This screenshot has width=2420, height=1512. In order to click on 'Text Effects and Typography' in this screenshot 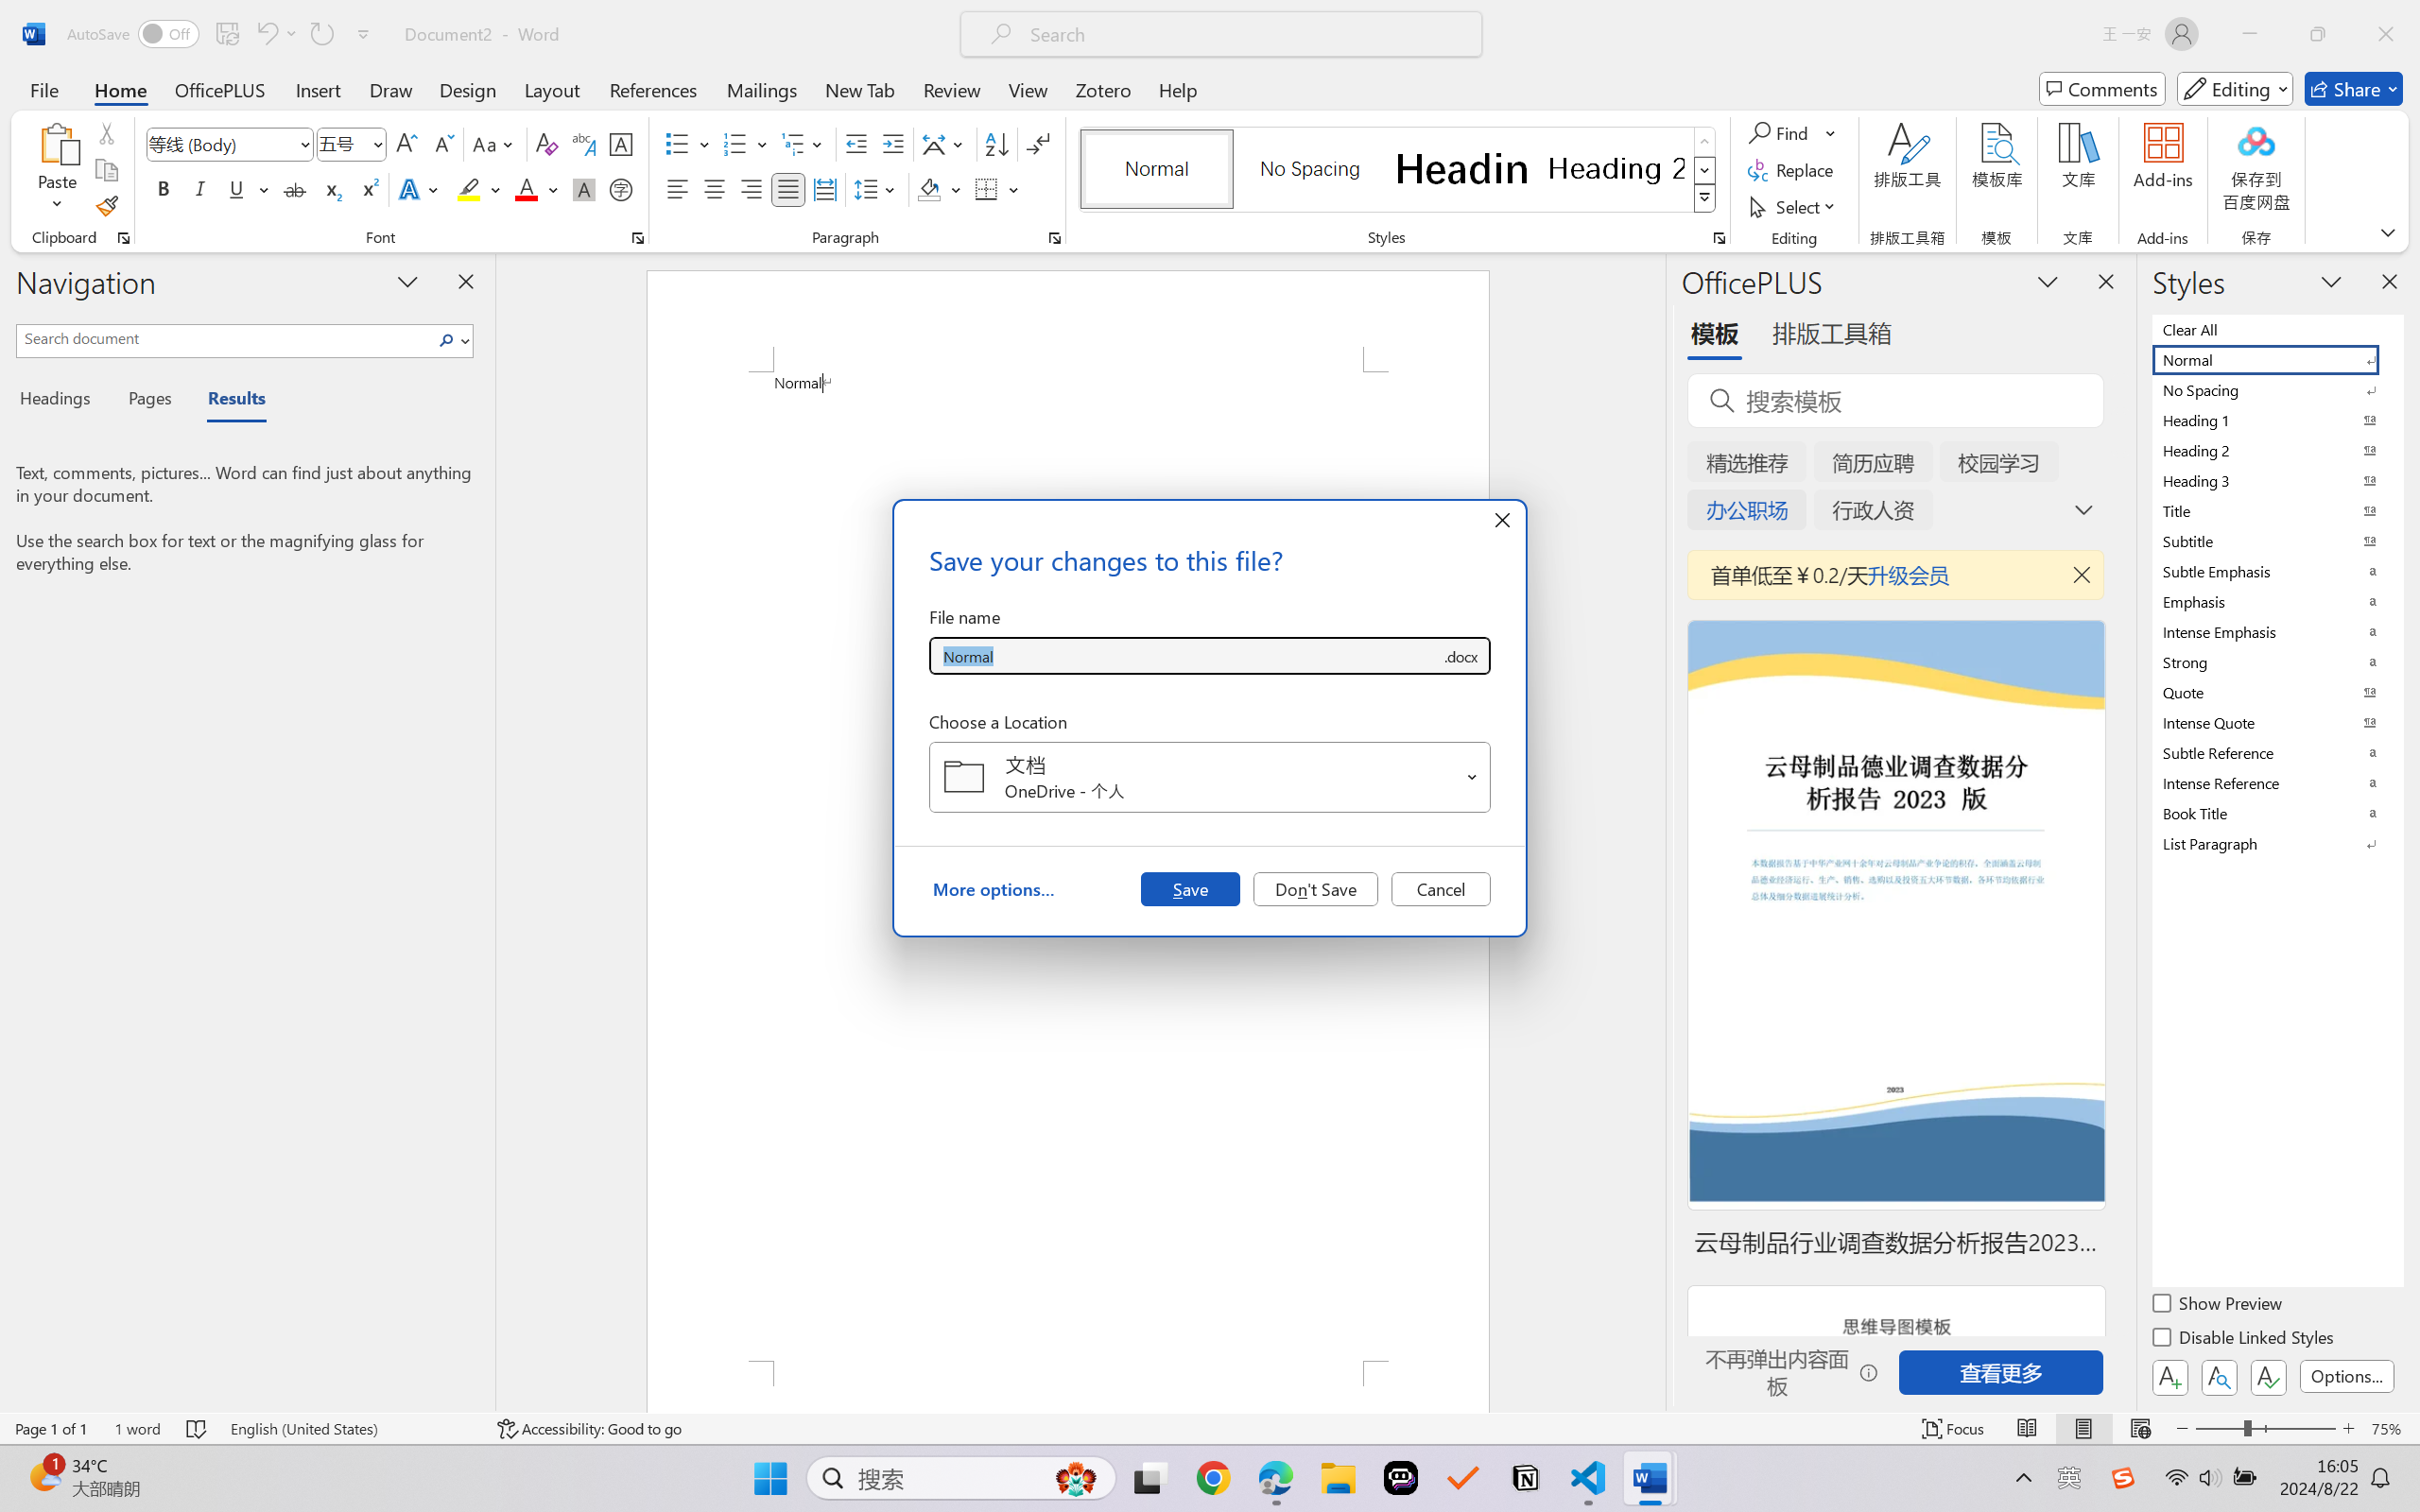, I will do `click(420, 188)`.